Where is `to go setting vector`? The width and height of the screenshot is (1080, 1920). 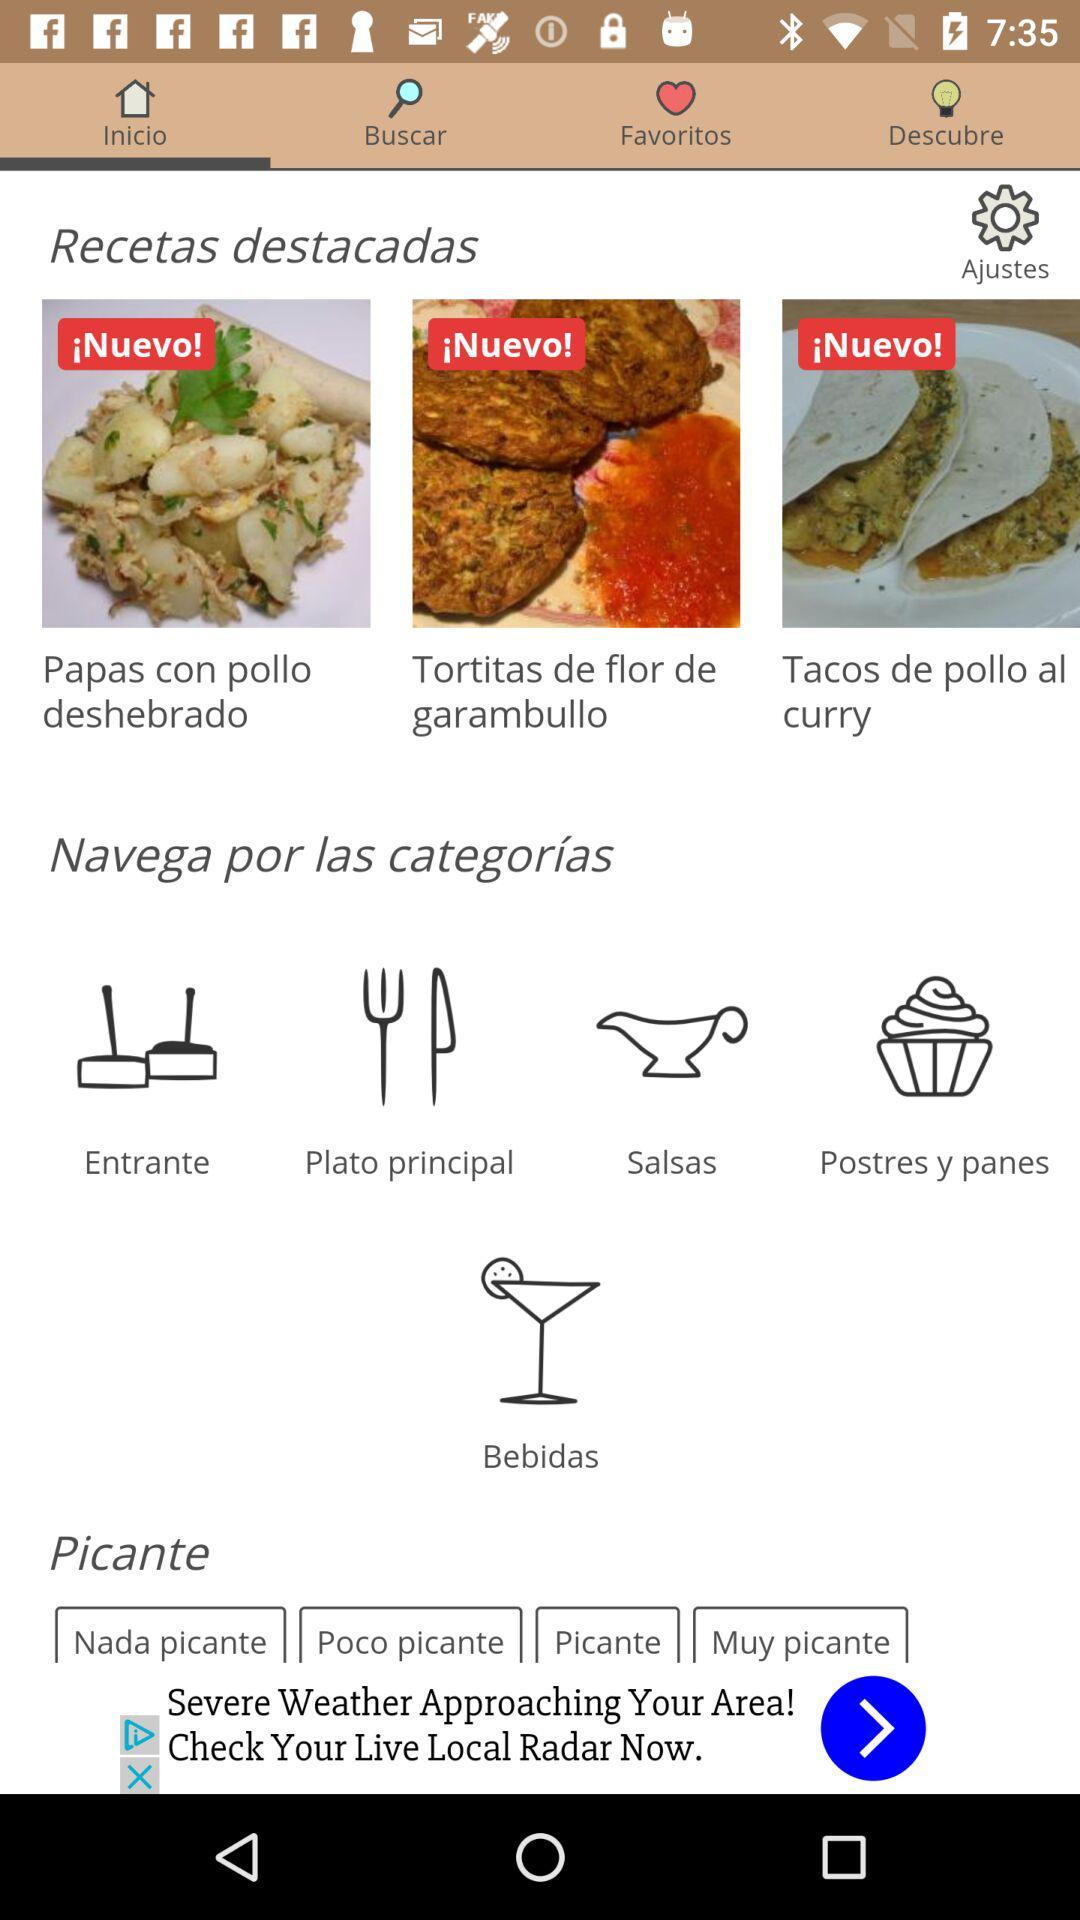 to go setting vector is located at coordinates (540, 862).